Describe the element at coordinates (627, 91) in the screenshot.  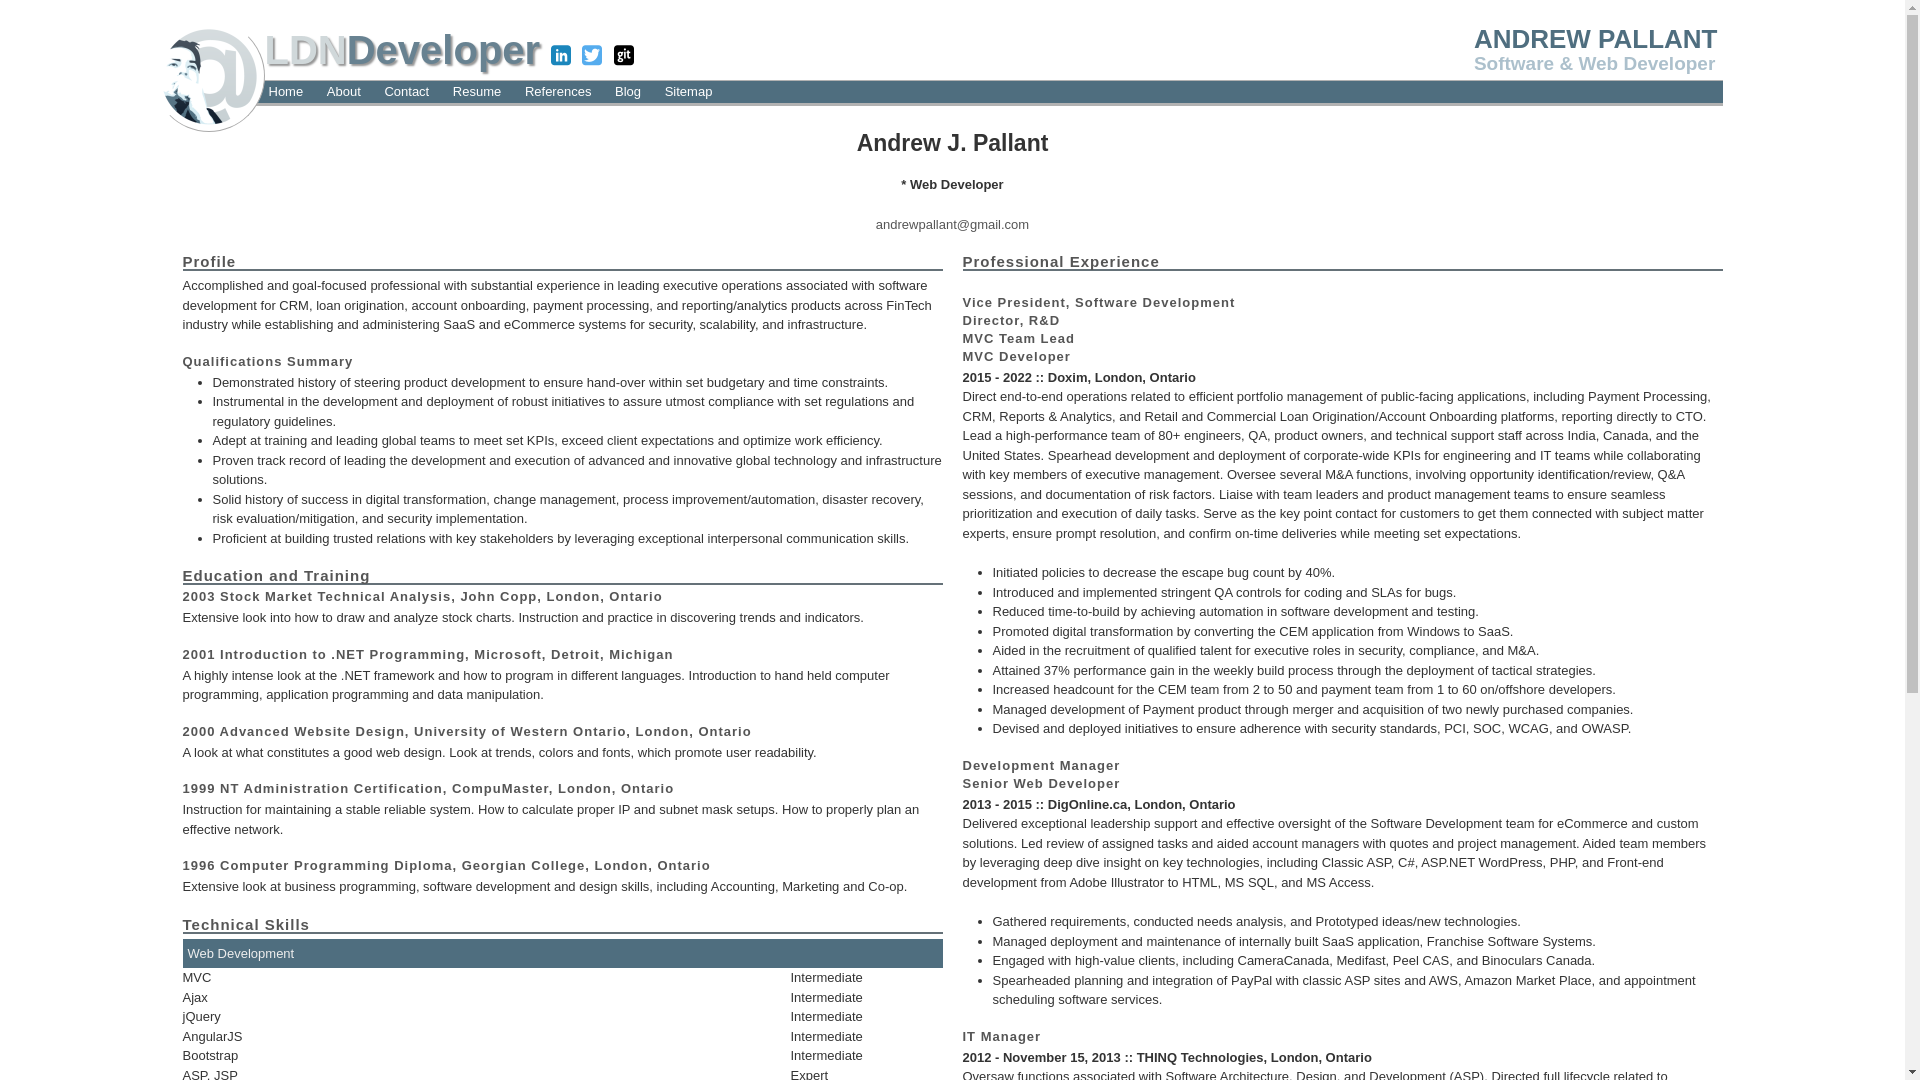
I see `'Blog'` at that location.